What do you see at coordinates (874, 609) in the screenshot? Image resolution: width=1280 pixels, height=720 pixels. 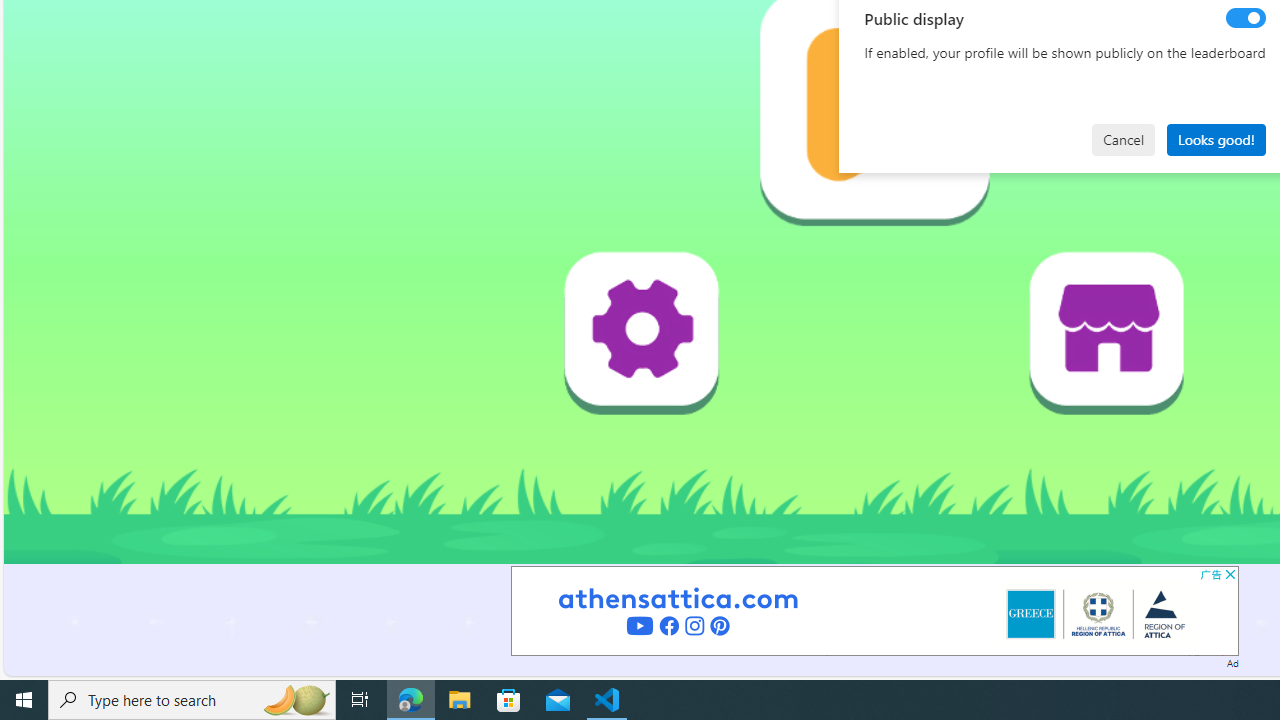 I see `'Advertisement'` at bounding box center [874, 609].